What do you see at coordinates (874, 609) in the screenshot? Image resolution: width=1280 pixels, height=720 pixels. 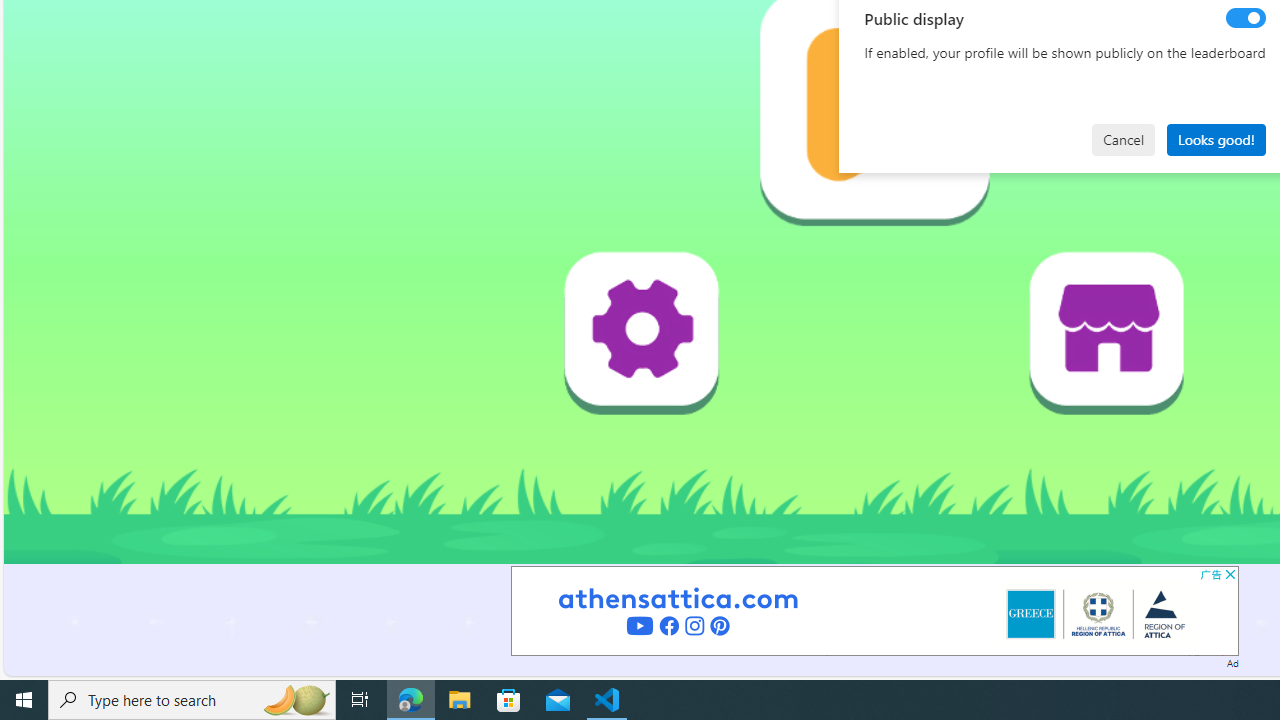 I see `'Advertisement'` at bounding box center [874, 609].